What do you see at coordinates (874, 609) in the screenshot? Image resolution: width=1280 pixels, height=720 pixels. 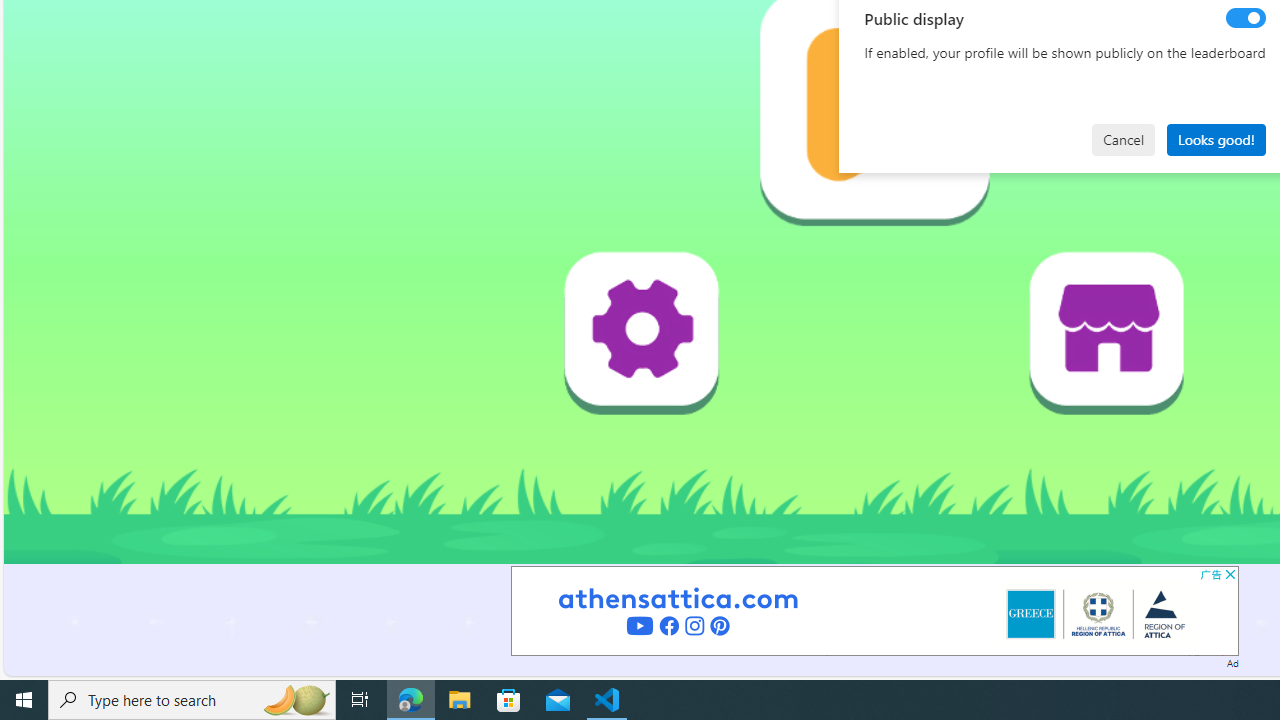 I see `'Advertisement'` at bounding box center [874, 609].